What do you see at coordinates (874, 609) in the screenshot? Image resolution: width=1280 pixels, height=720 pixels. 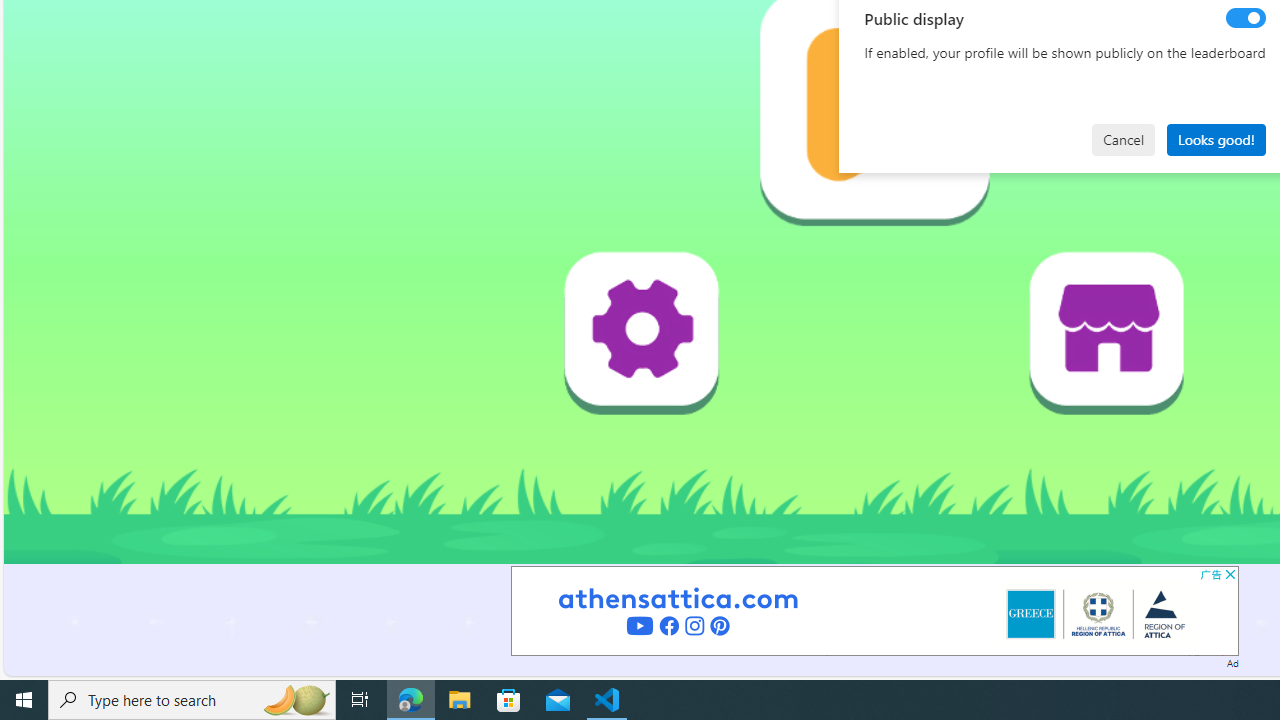 I see `'Advertisement'` at bounding box center [874, 609].